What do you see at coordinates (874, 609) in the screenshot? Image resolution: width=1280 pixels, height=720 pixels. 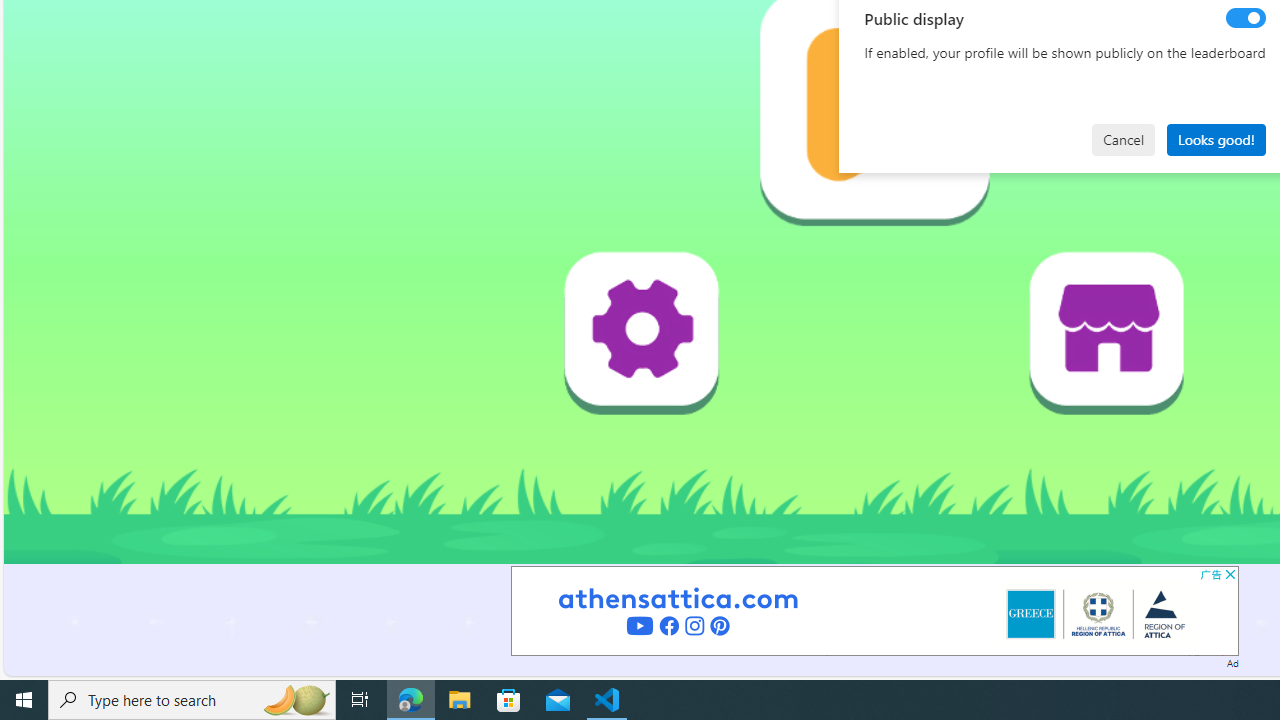 I see `'Advertisement'` at bounding box center [874, 609].